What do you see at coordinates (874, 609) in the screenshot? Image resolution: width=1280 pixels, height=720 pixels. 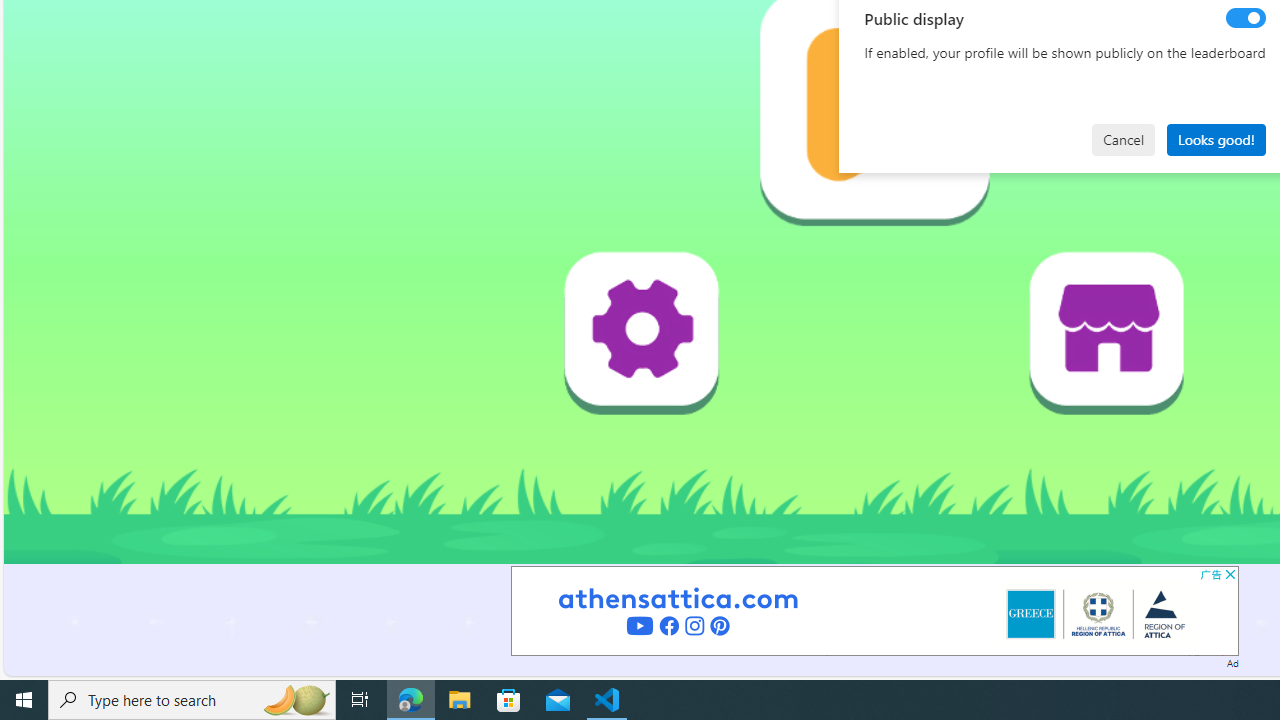 I see `'Advertisement'` at bounding box center [874, 609].